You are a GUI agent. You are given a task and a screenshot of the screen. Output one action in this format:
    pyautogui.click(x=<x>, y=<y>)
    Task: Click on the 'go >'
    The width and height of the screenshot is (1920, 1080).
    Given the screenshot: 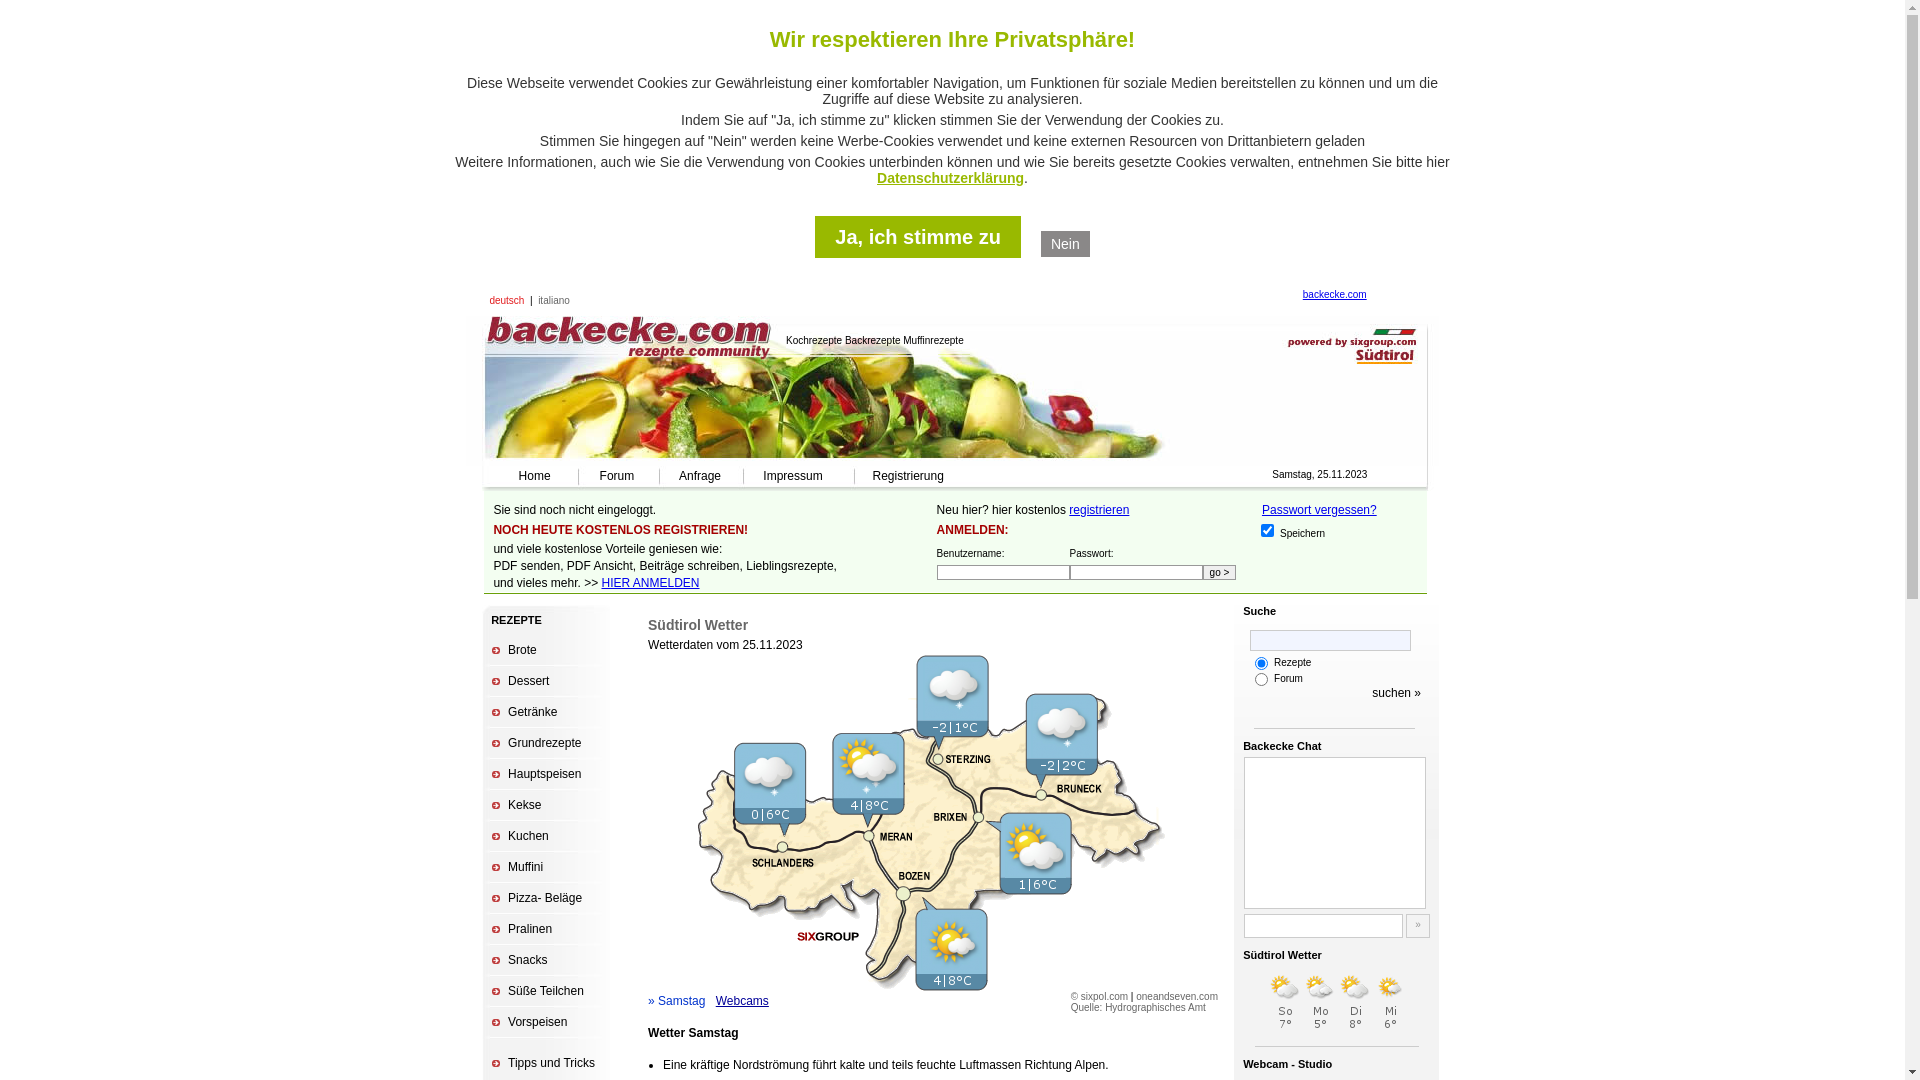 What is the action you would take?
    pyautogui.click(x=1218, y=572)
    